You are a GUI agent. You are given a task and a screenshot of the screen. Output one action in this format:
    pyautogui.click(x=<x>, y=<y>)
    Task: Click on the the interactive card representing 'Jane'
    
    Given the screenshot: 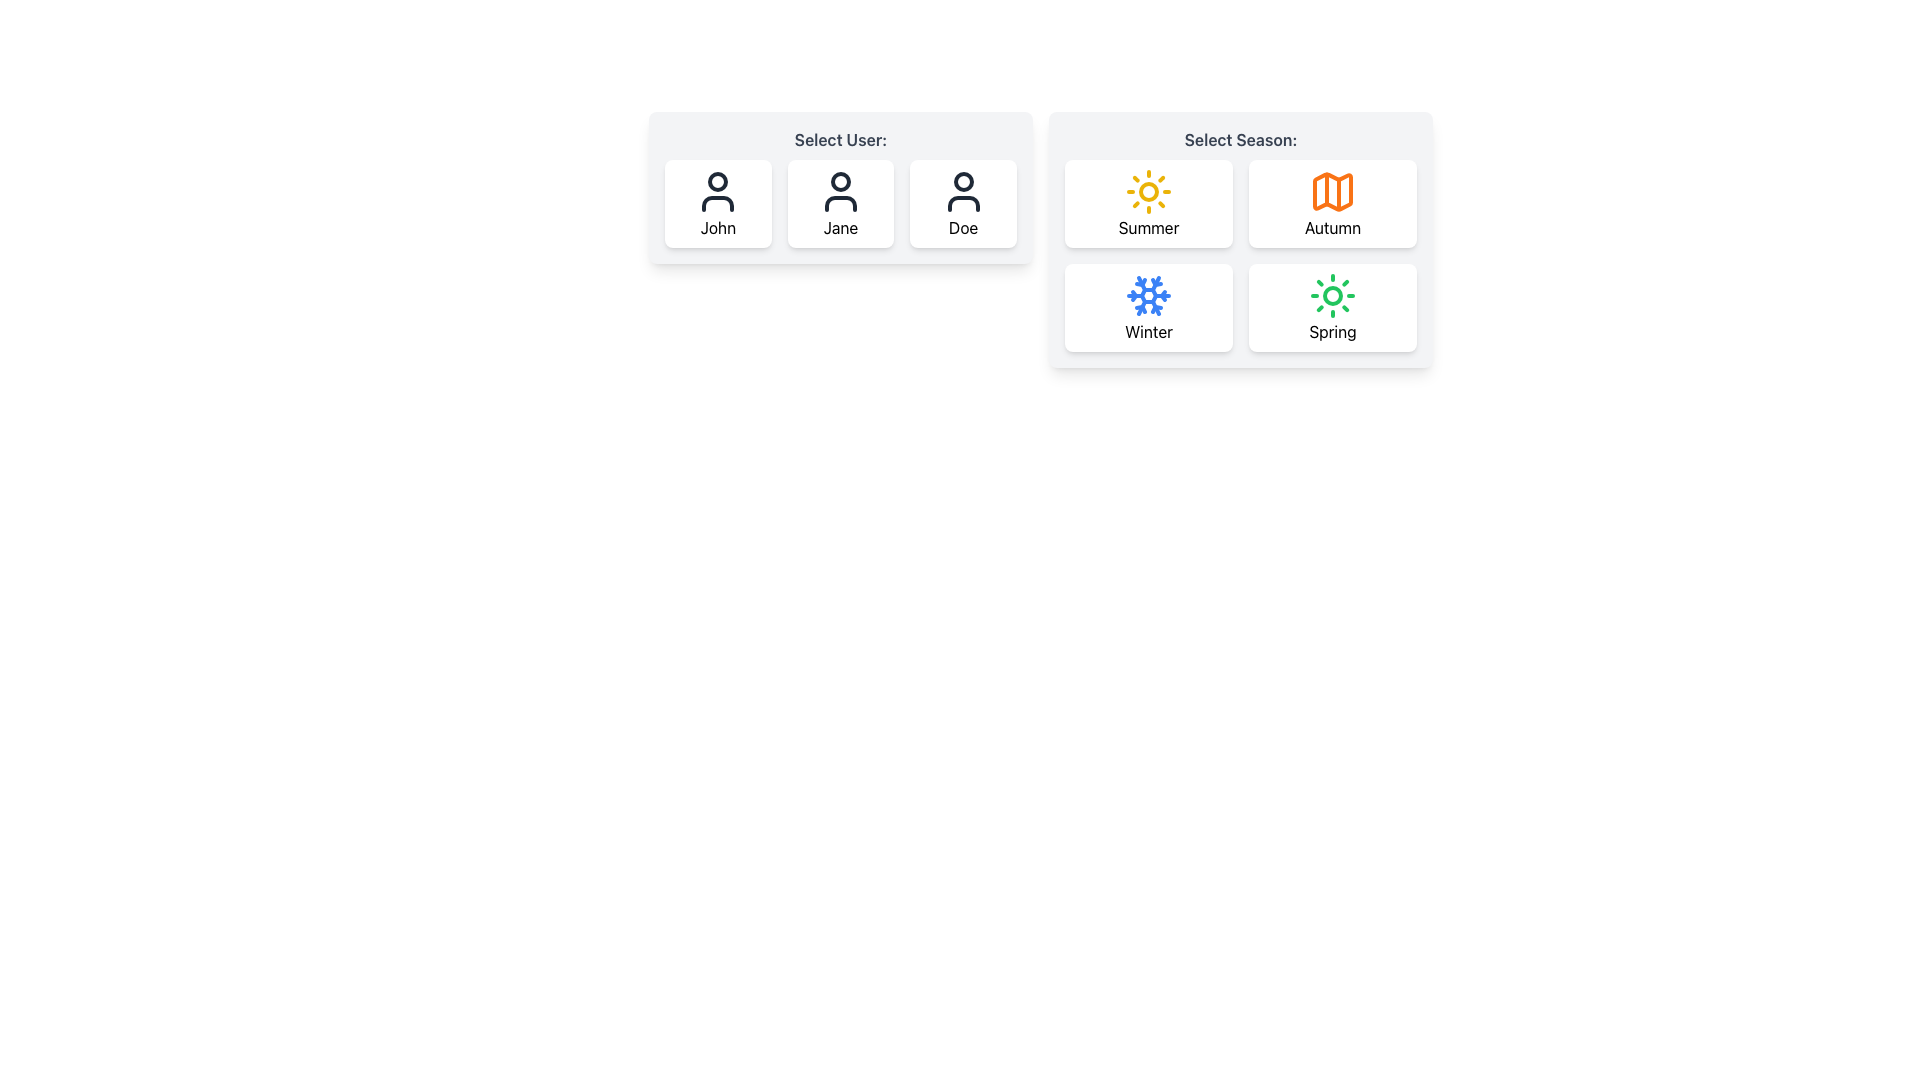 What is the action you would take?
    pyautogui.click(x=840, y=204)
    